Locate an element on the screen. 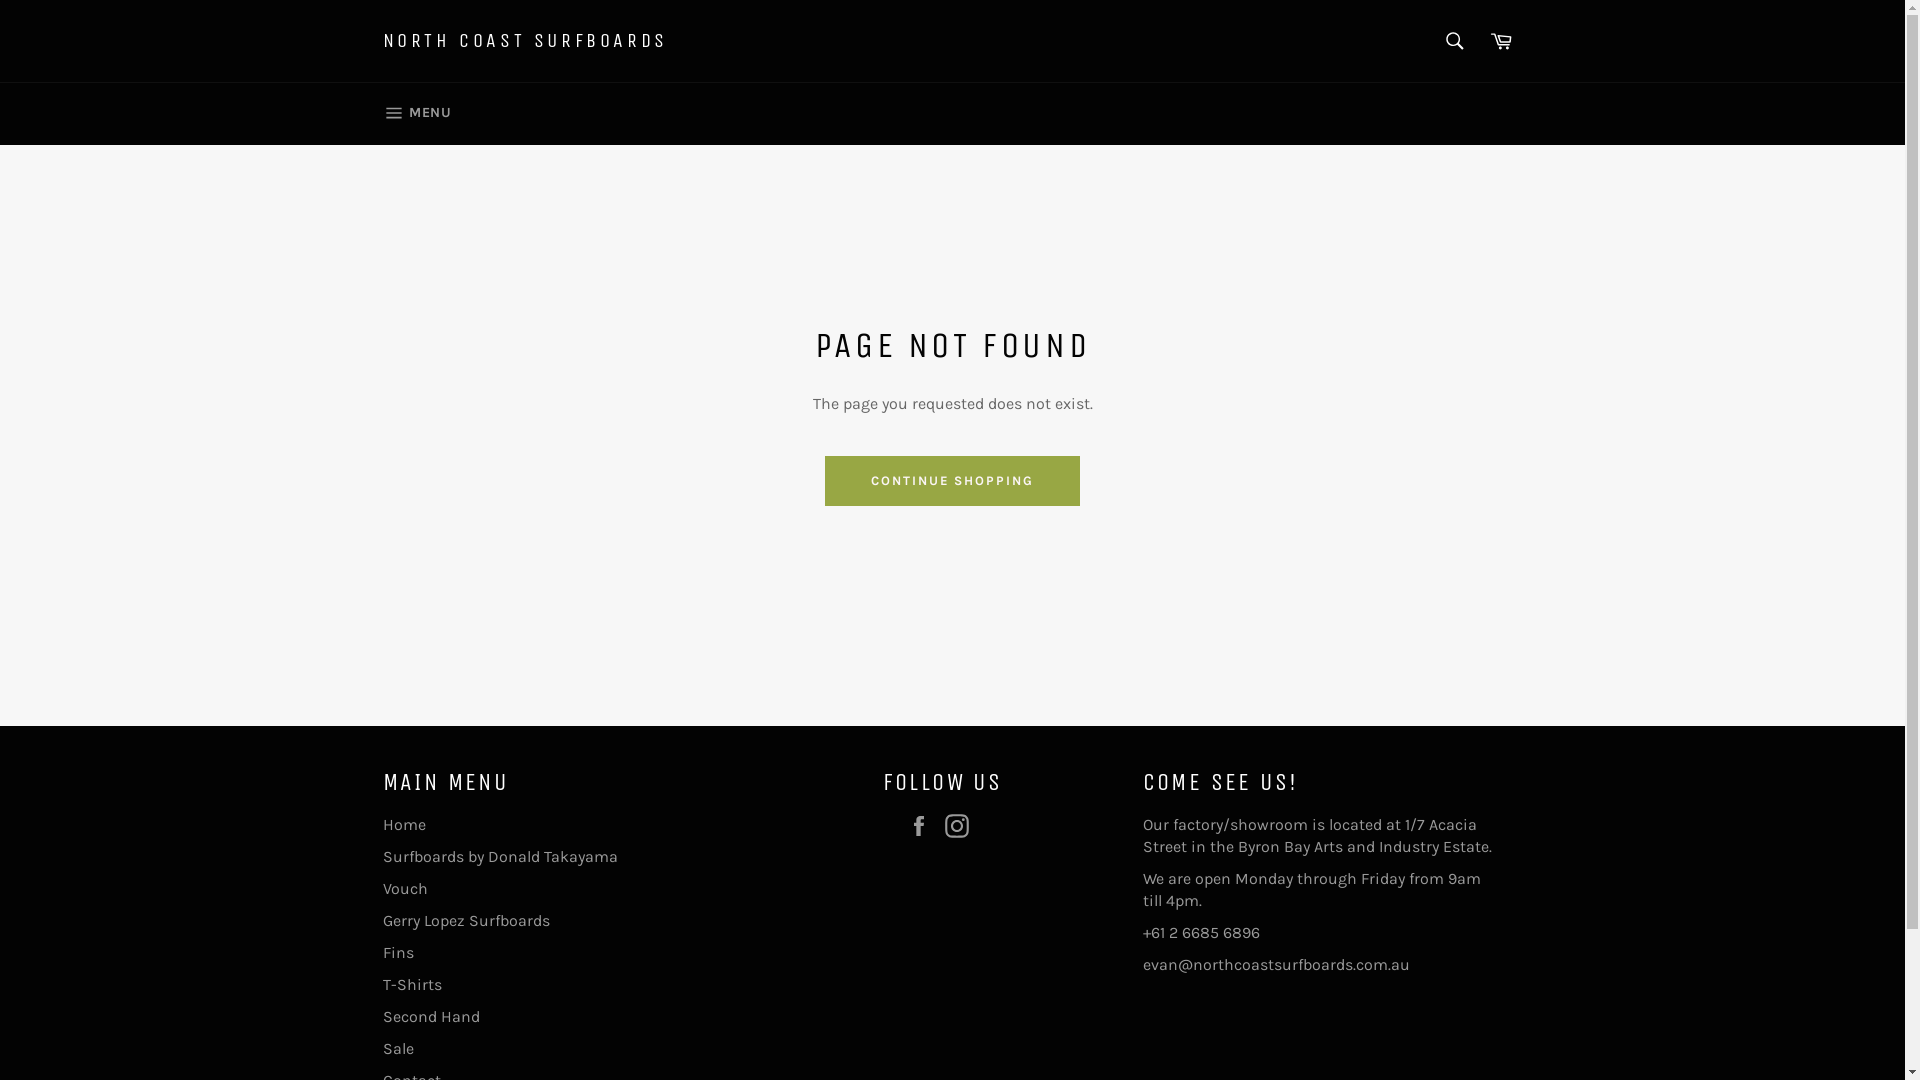  'Second Hand' is located at coordinates (429, 1016).